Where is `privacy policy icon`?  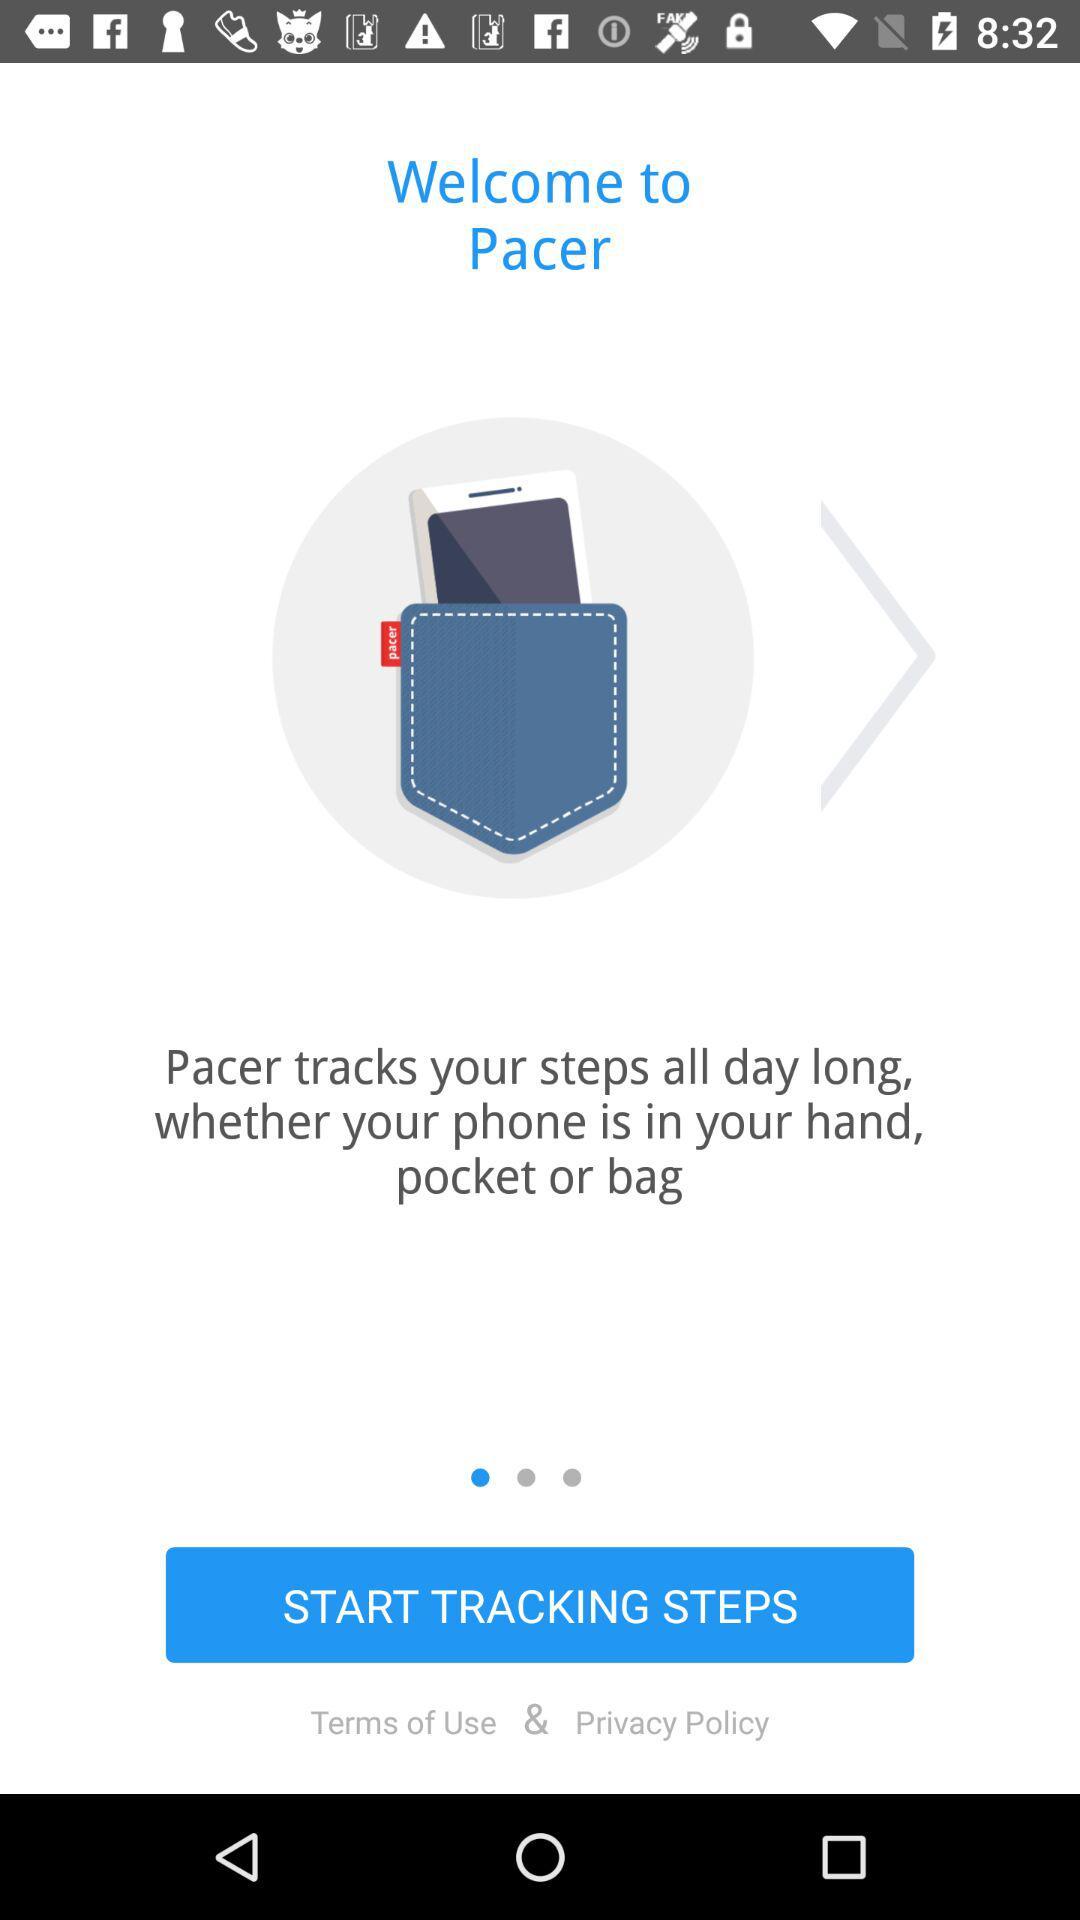
privacy policy icon is located at coordinates (672, 1720).